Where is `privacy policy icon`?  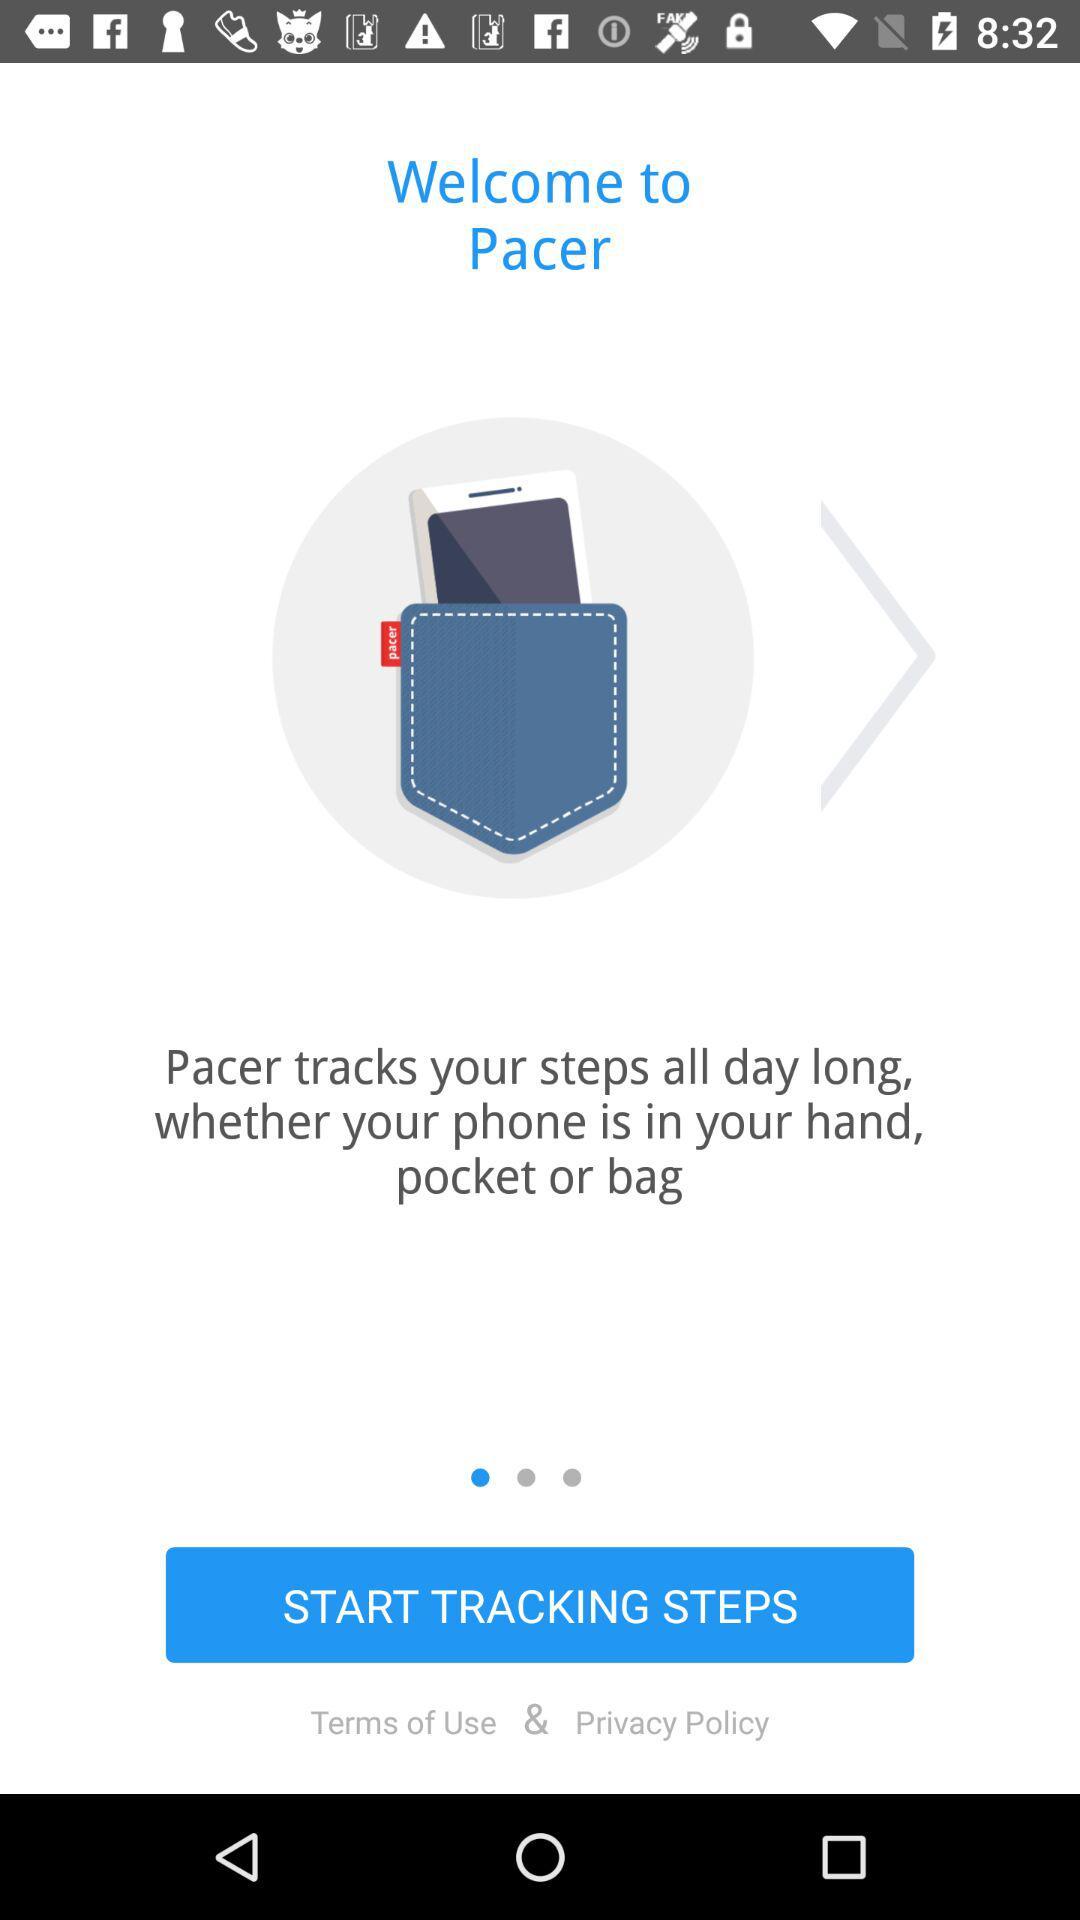
privacy policy icon is located at coordinates (672, 1720).